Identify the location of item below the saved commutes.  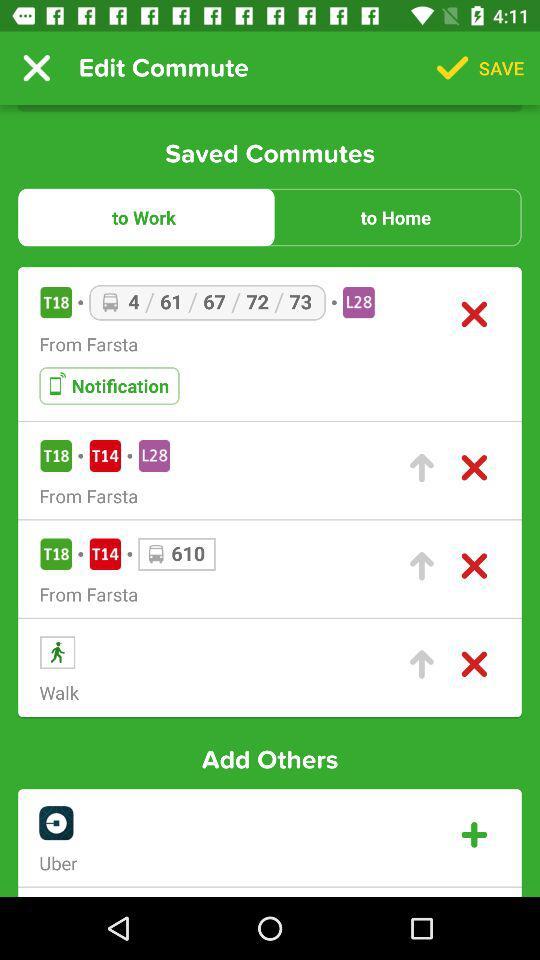
(143, 217).